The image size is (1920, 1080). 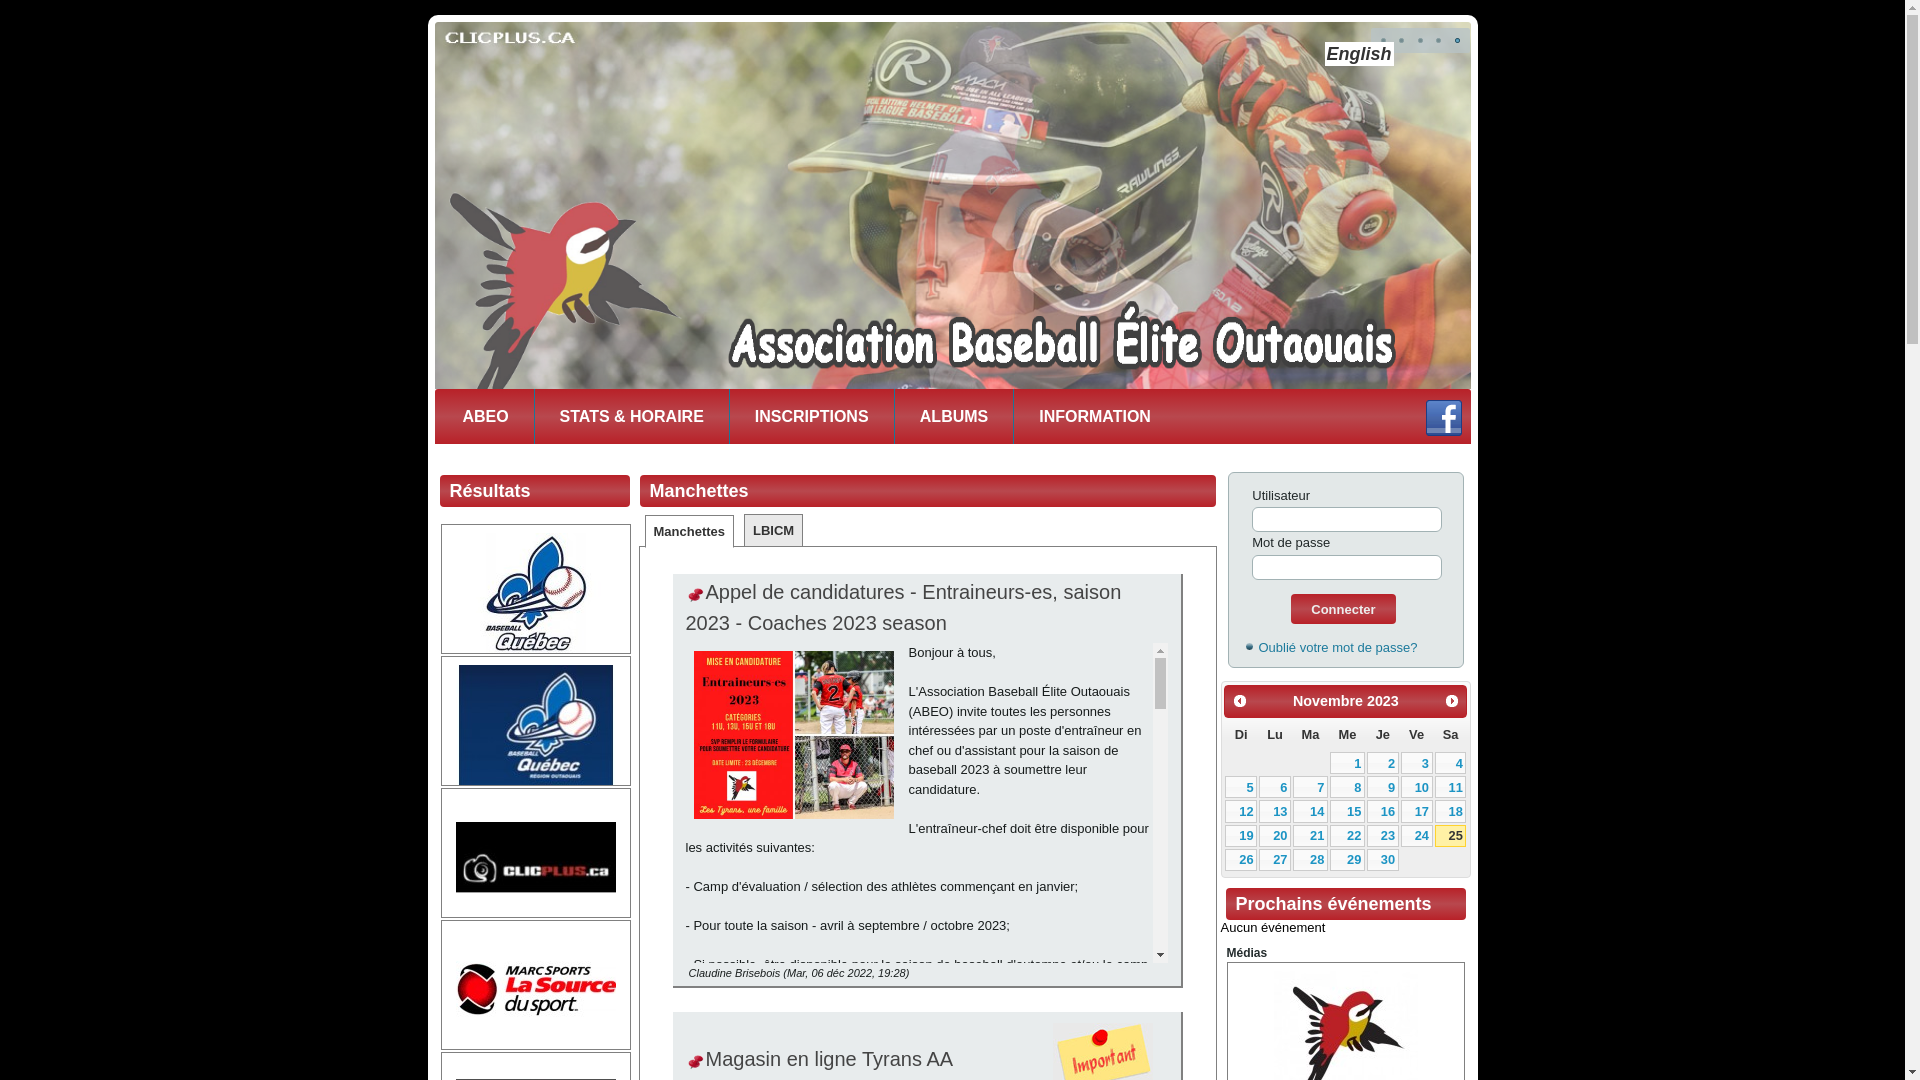 What do you see at coordinates (1343, 608) in the screenshot?
I see `'Connecter'` at bounding box center [1343, 608].